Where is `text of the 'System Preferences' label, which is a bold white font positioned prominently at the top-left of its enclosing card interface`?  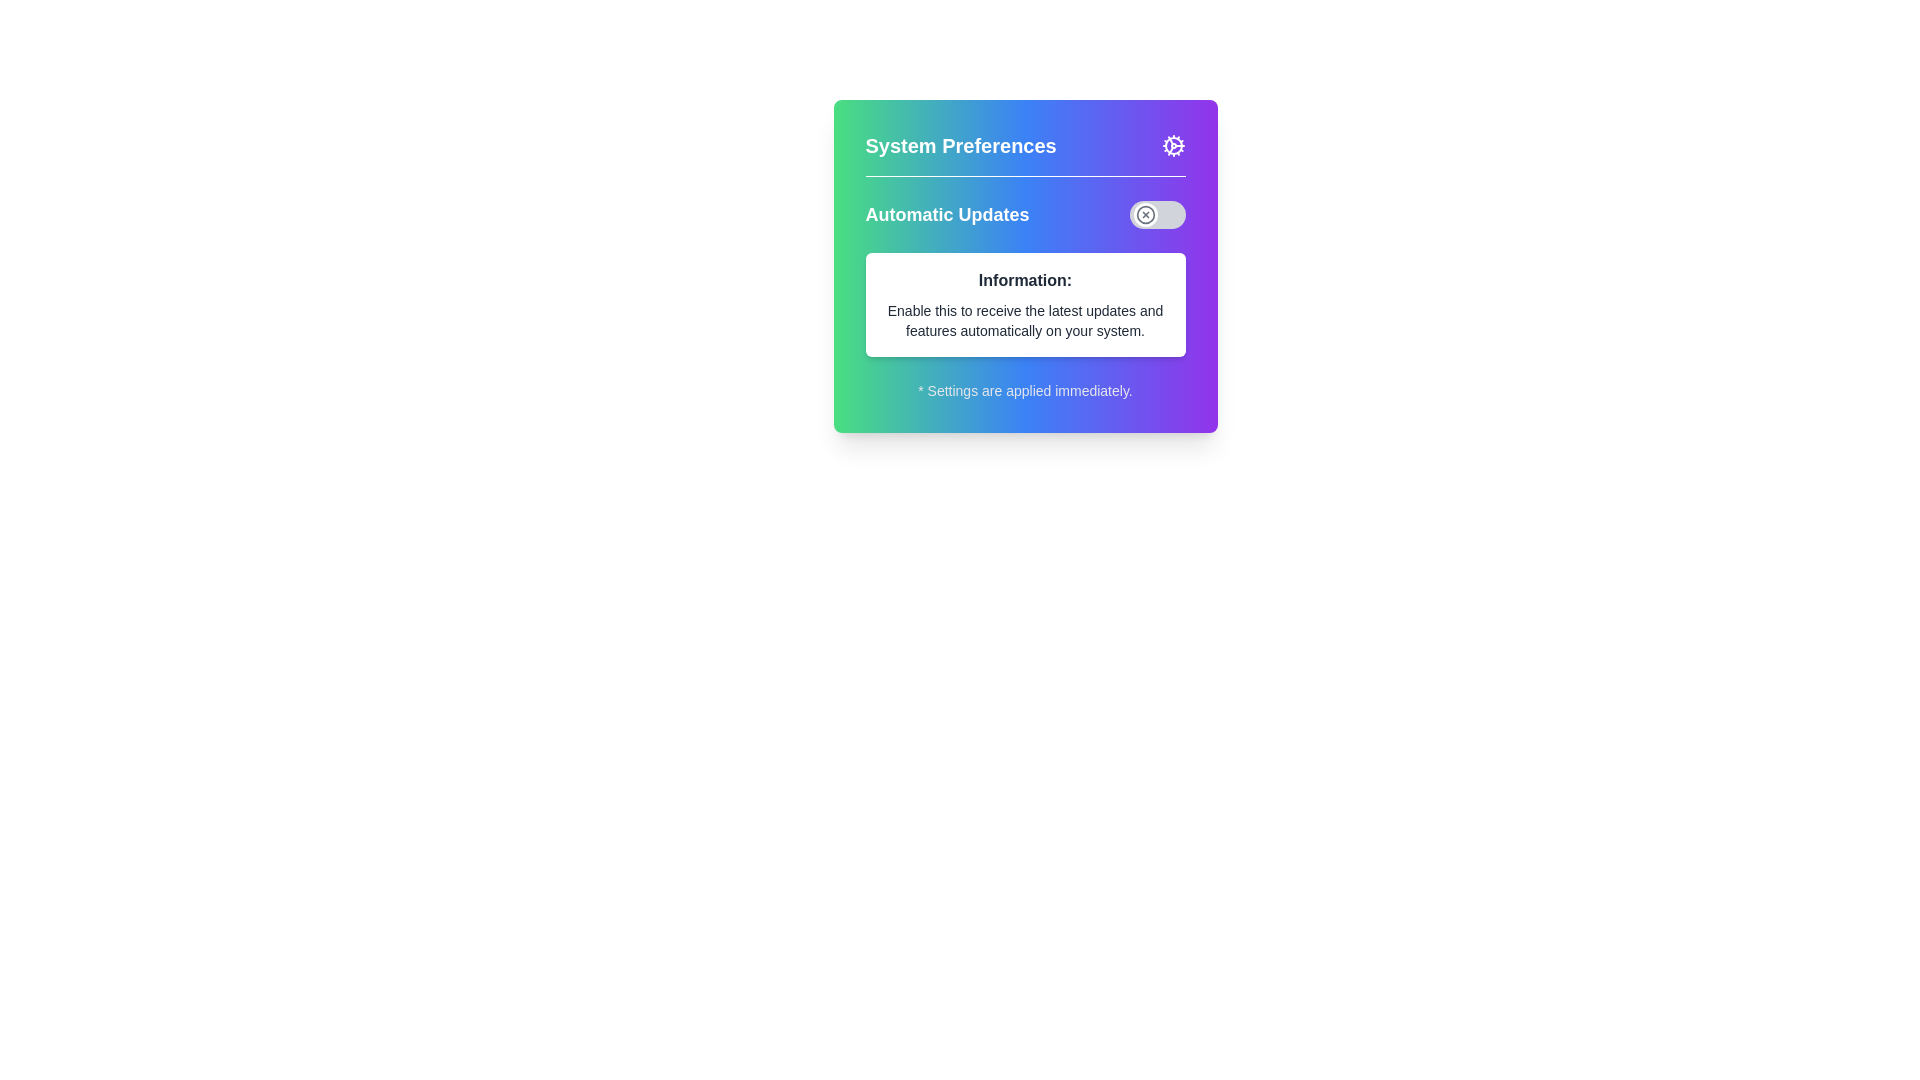
text of the 'System Preferences' label, which is a bold white font positioned prominently at the top-left of its enclosing card interface is located at coordinates (961, 145).